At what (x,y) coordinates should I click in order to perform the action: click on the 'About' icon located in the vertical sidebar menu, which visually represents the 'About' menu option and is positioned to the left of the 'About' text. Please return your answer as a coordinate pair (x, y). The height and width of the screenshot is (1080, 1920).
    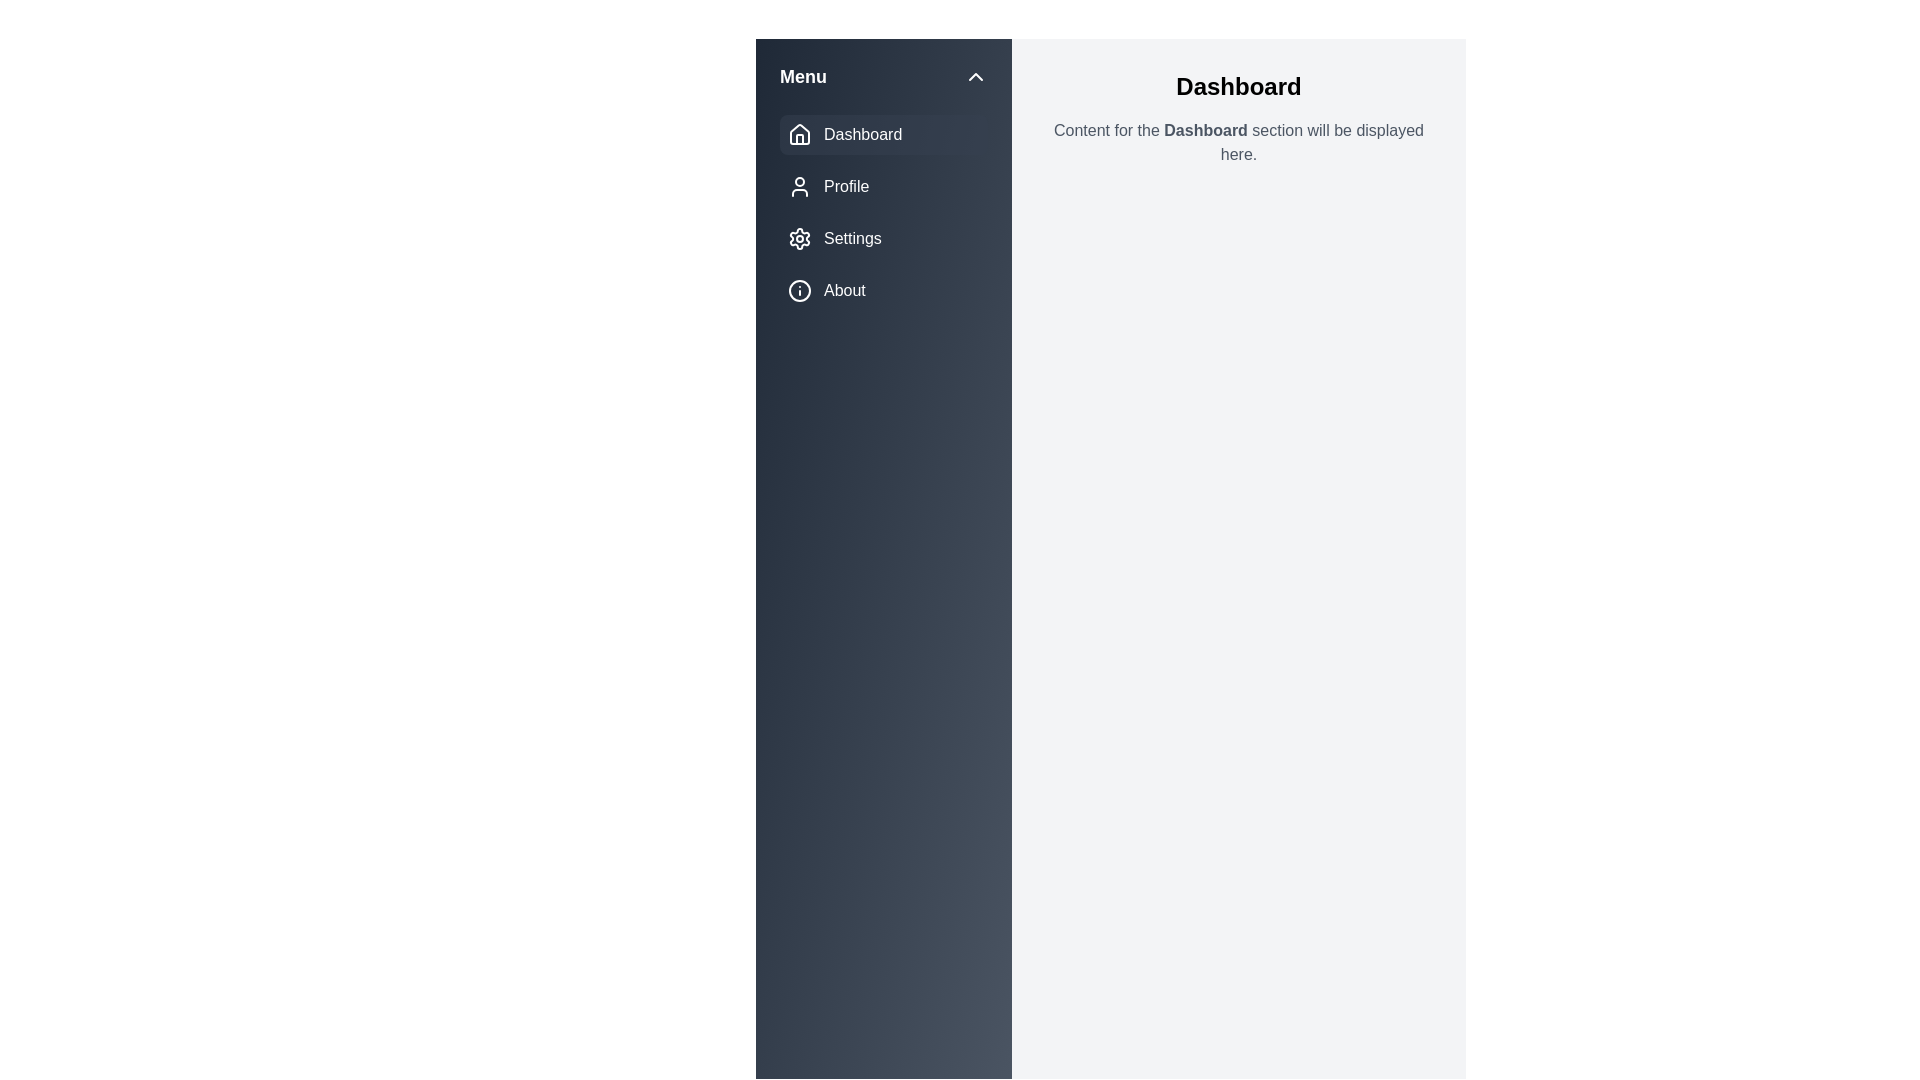
    Looking at the image, I should click on (800, 290).